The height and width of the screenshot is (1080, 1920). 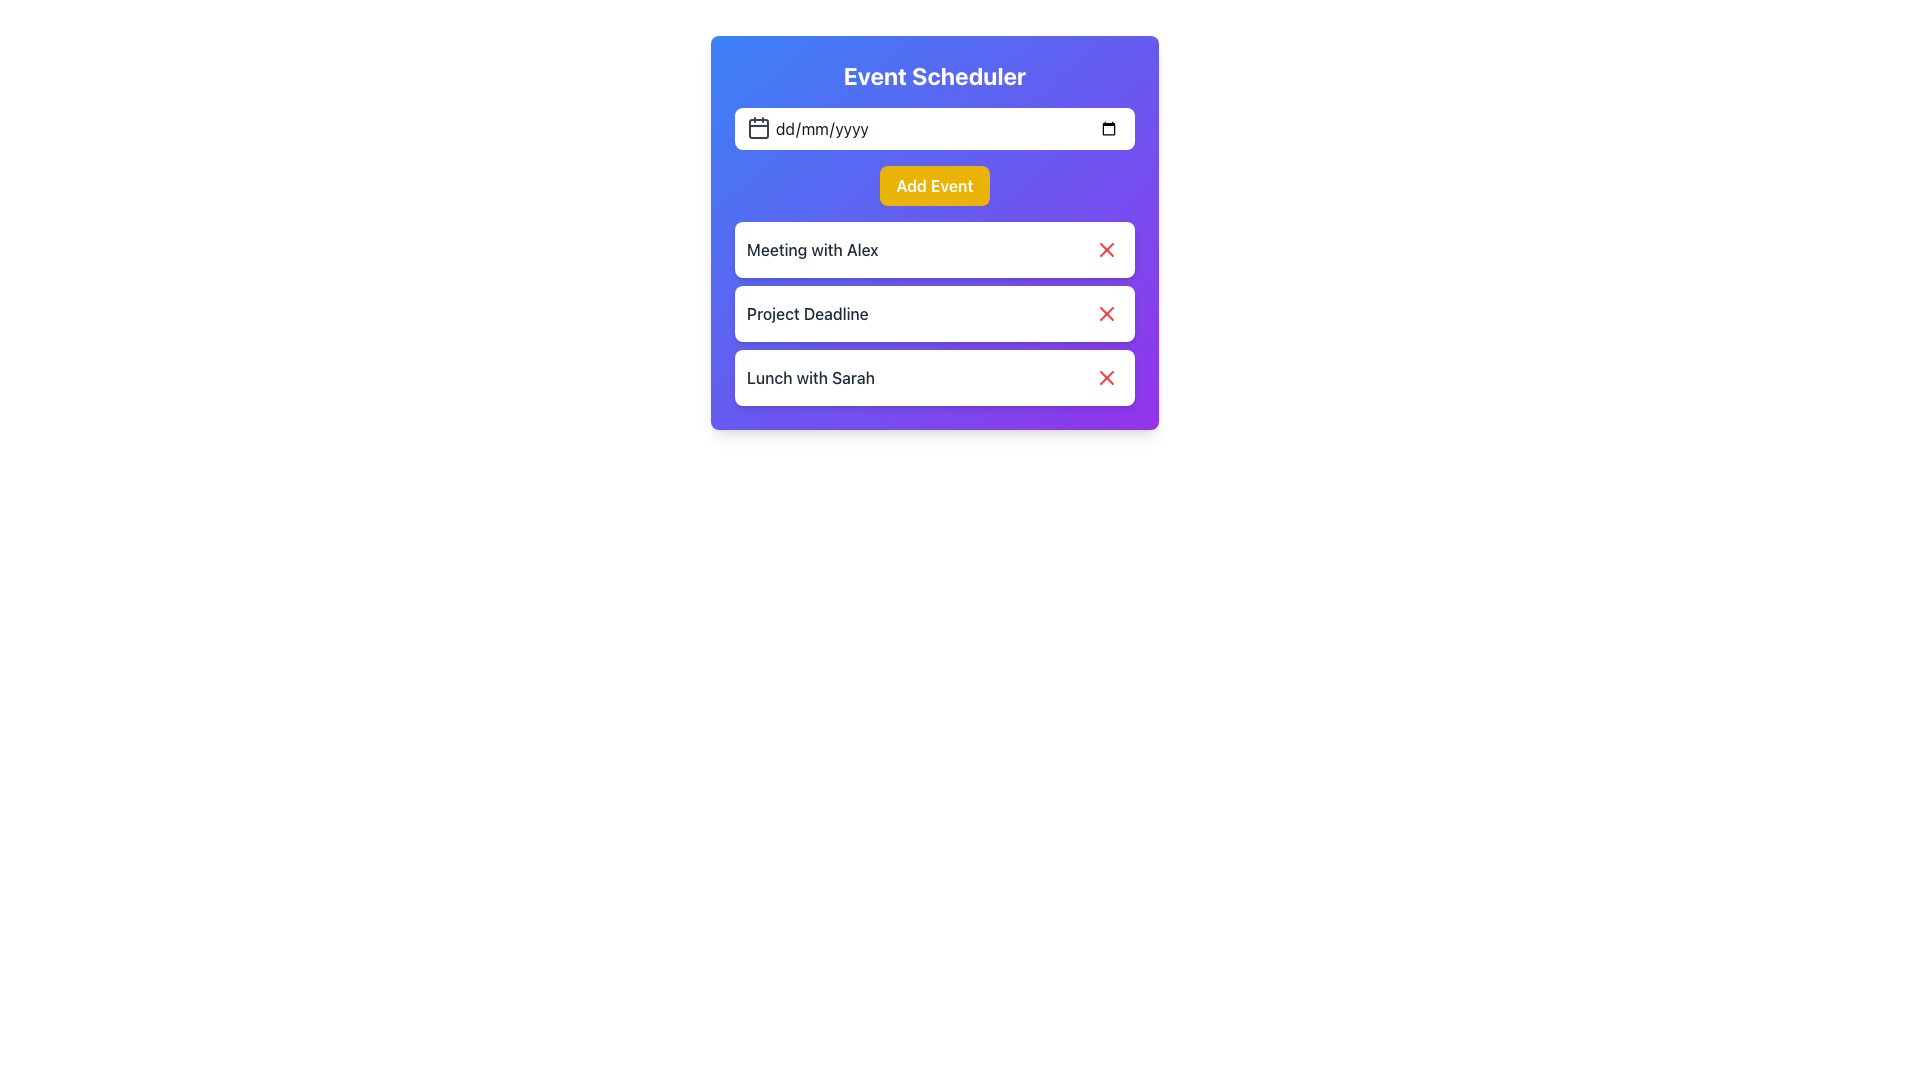 What do you see at coordinates (1106, 378) in the screenshot?
I see `the red cross icon button located in the lower-right corner of the 'Lunch with Sarah' event list item` at bounding box center [1106, 378].